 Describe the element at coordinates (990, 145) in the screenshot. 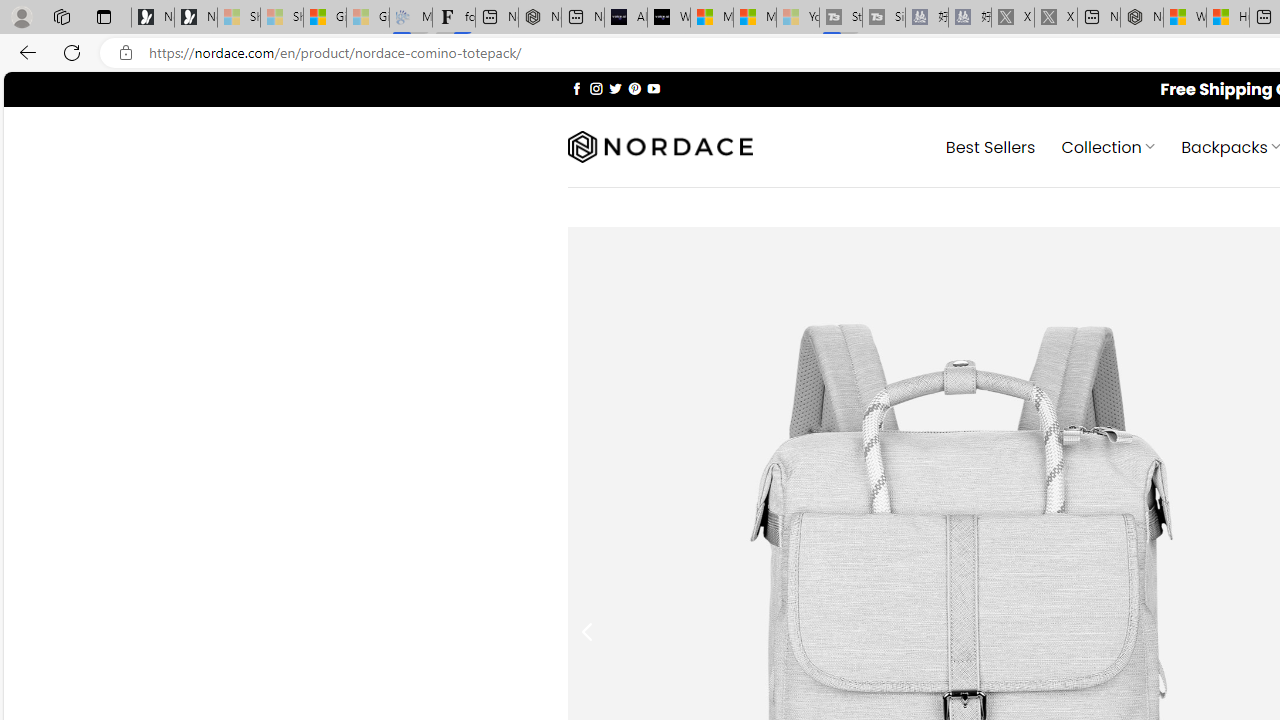

I see `'  Best Sellers'` at that location.